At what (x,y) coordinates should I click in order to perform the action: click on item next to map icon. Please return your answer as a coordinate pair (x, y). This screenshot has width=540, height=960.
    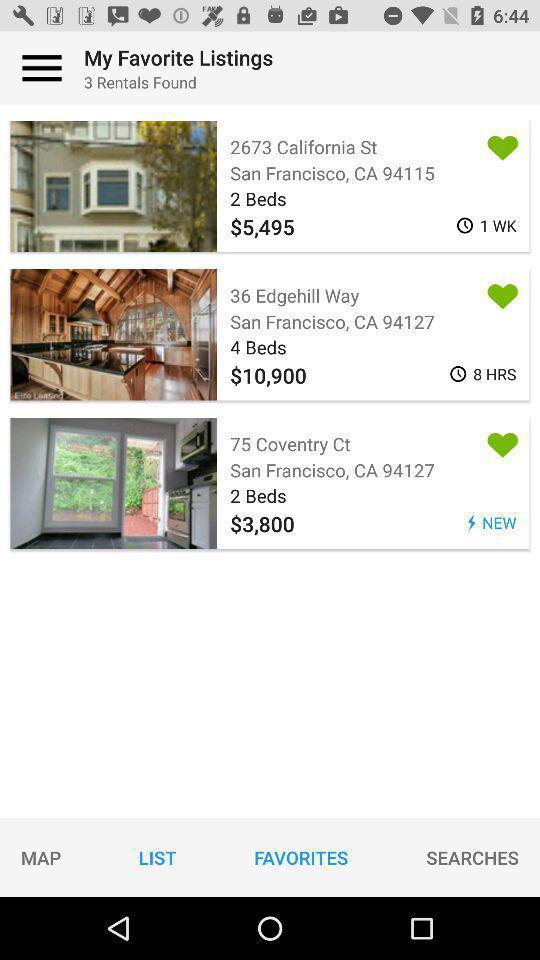
    Looking at the image, I should click on (156, 856).